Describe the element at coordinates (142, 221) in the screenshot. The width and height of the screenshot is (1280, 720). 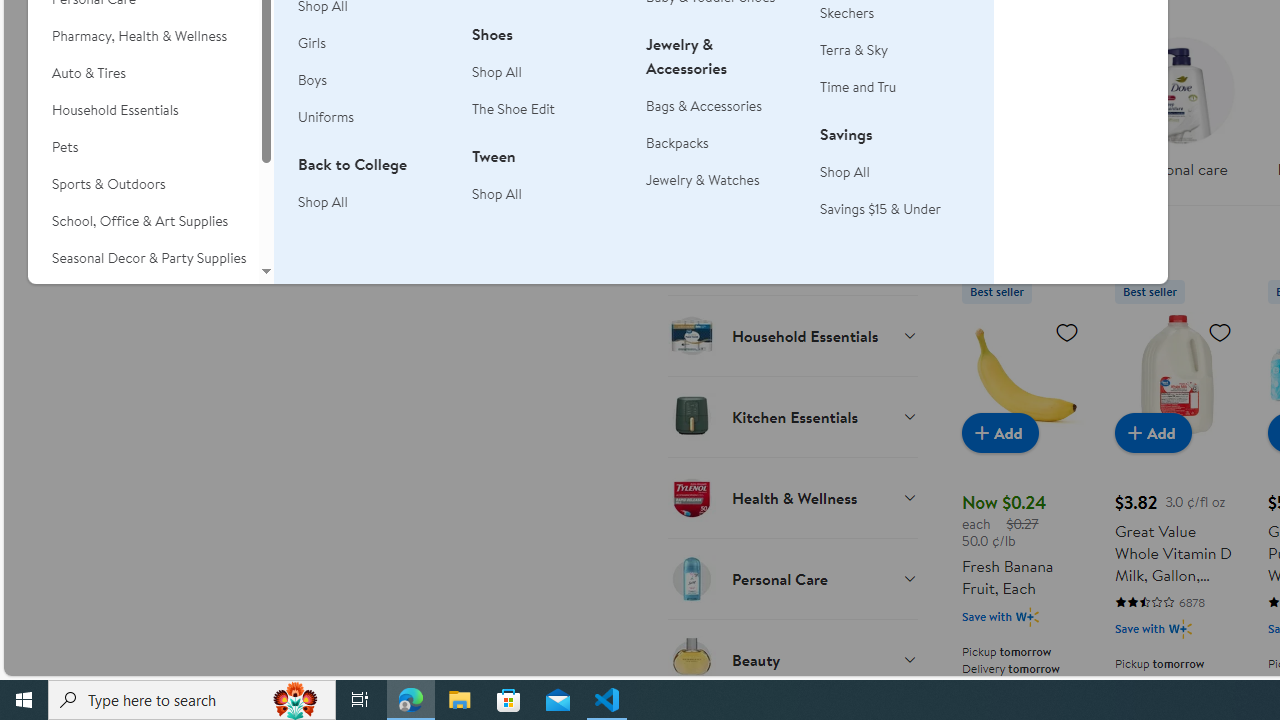
I see `'School, Office & Art Supplies'` at that location.